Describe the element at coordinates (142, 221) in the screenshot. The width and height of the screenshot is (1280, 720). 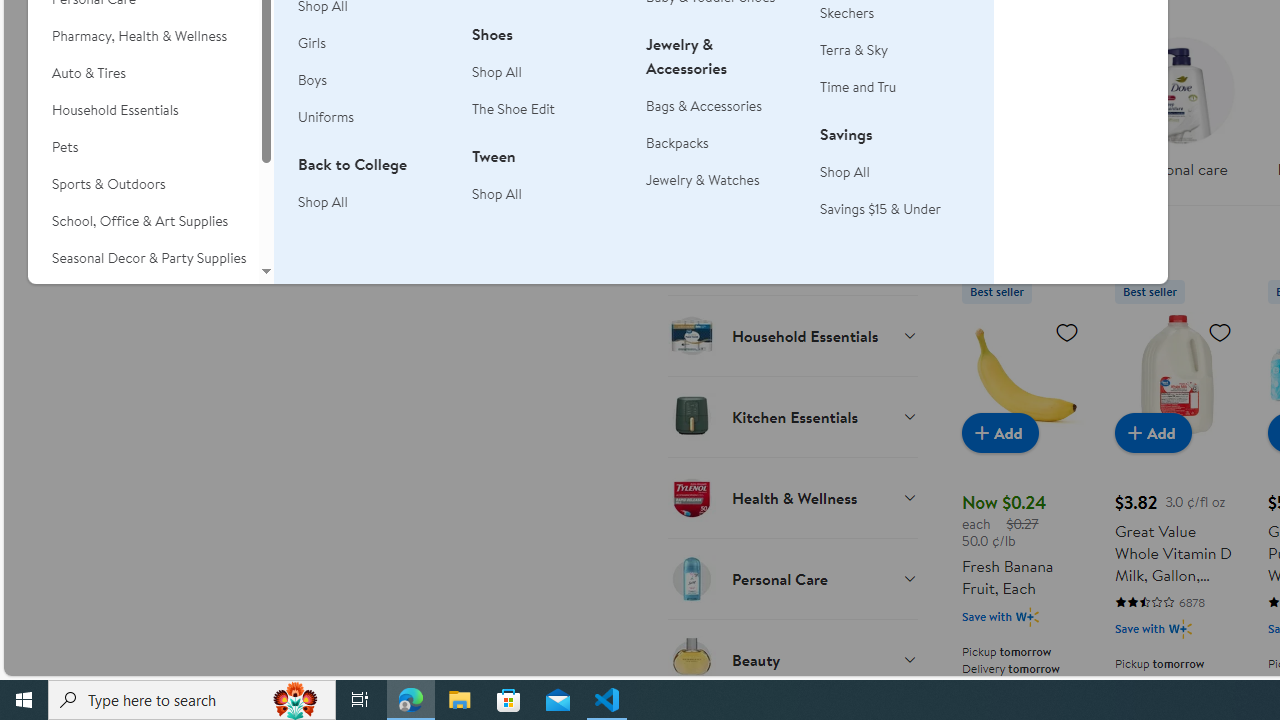
I see `'School, Office & Art Supplies'` at that location.